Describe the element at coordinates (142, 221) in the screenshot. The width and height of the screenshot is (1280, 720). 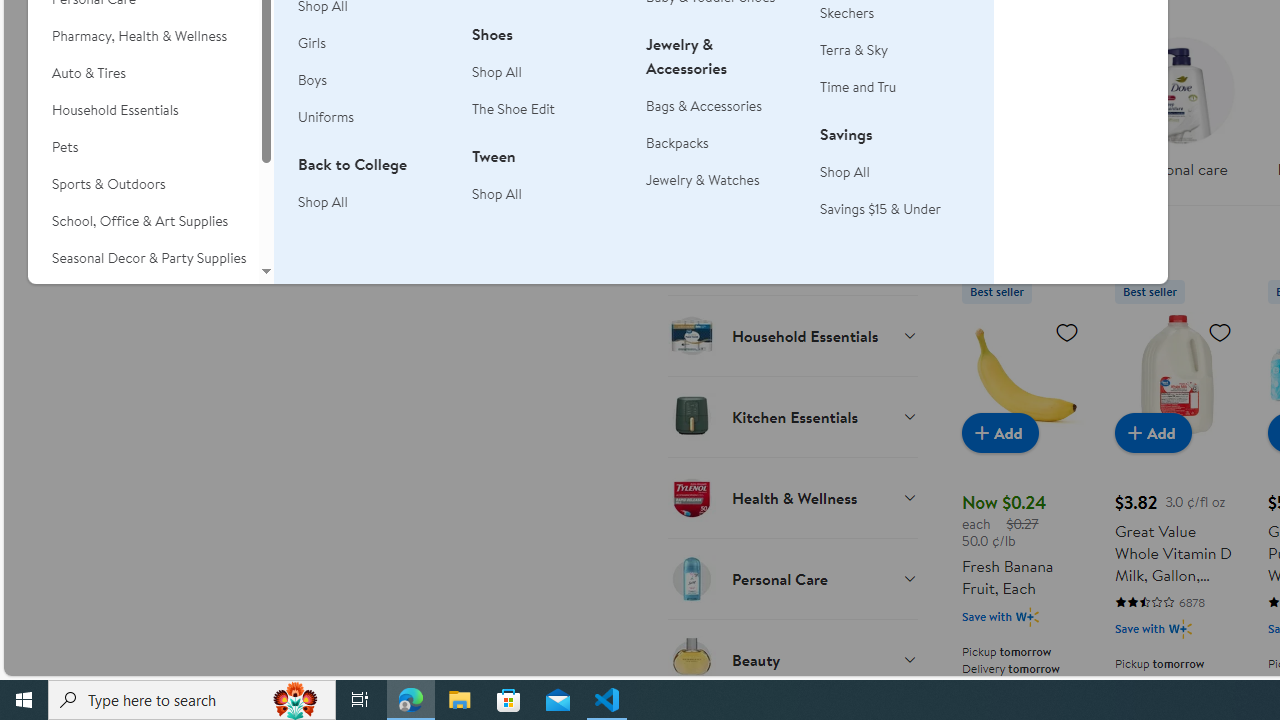
I see `'School, Office & Art Supplies'` at that location.